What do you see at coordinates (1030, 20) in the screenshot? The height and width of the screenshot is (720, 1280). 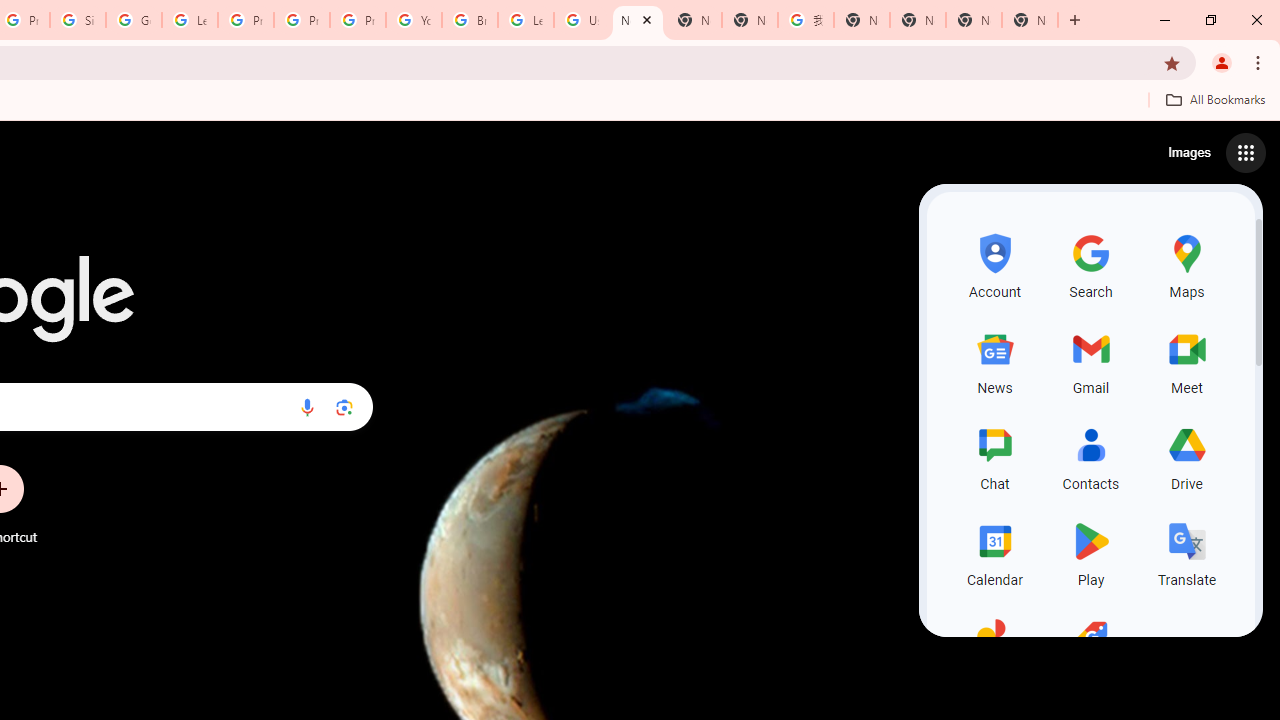 I see `'New Tab'` at bounding box center [1030, 20].